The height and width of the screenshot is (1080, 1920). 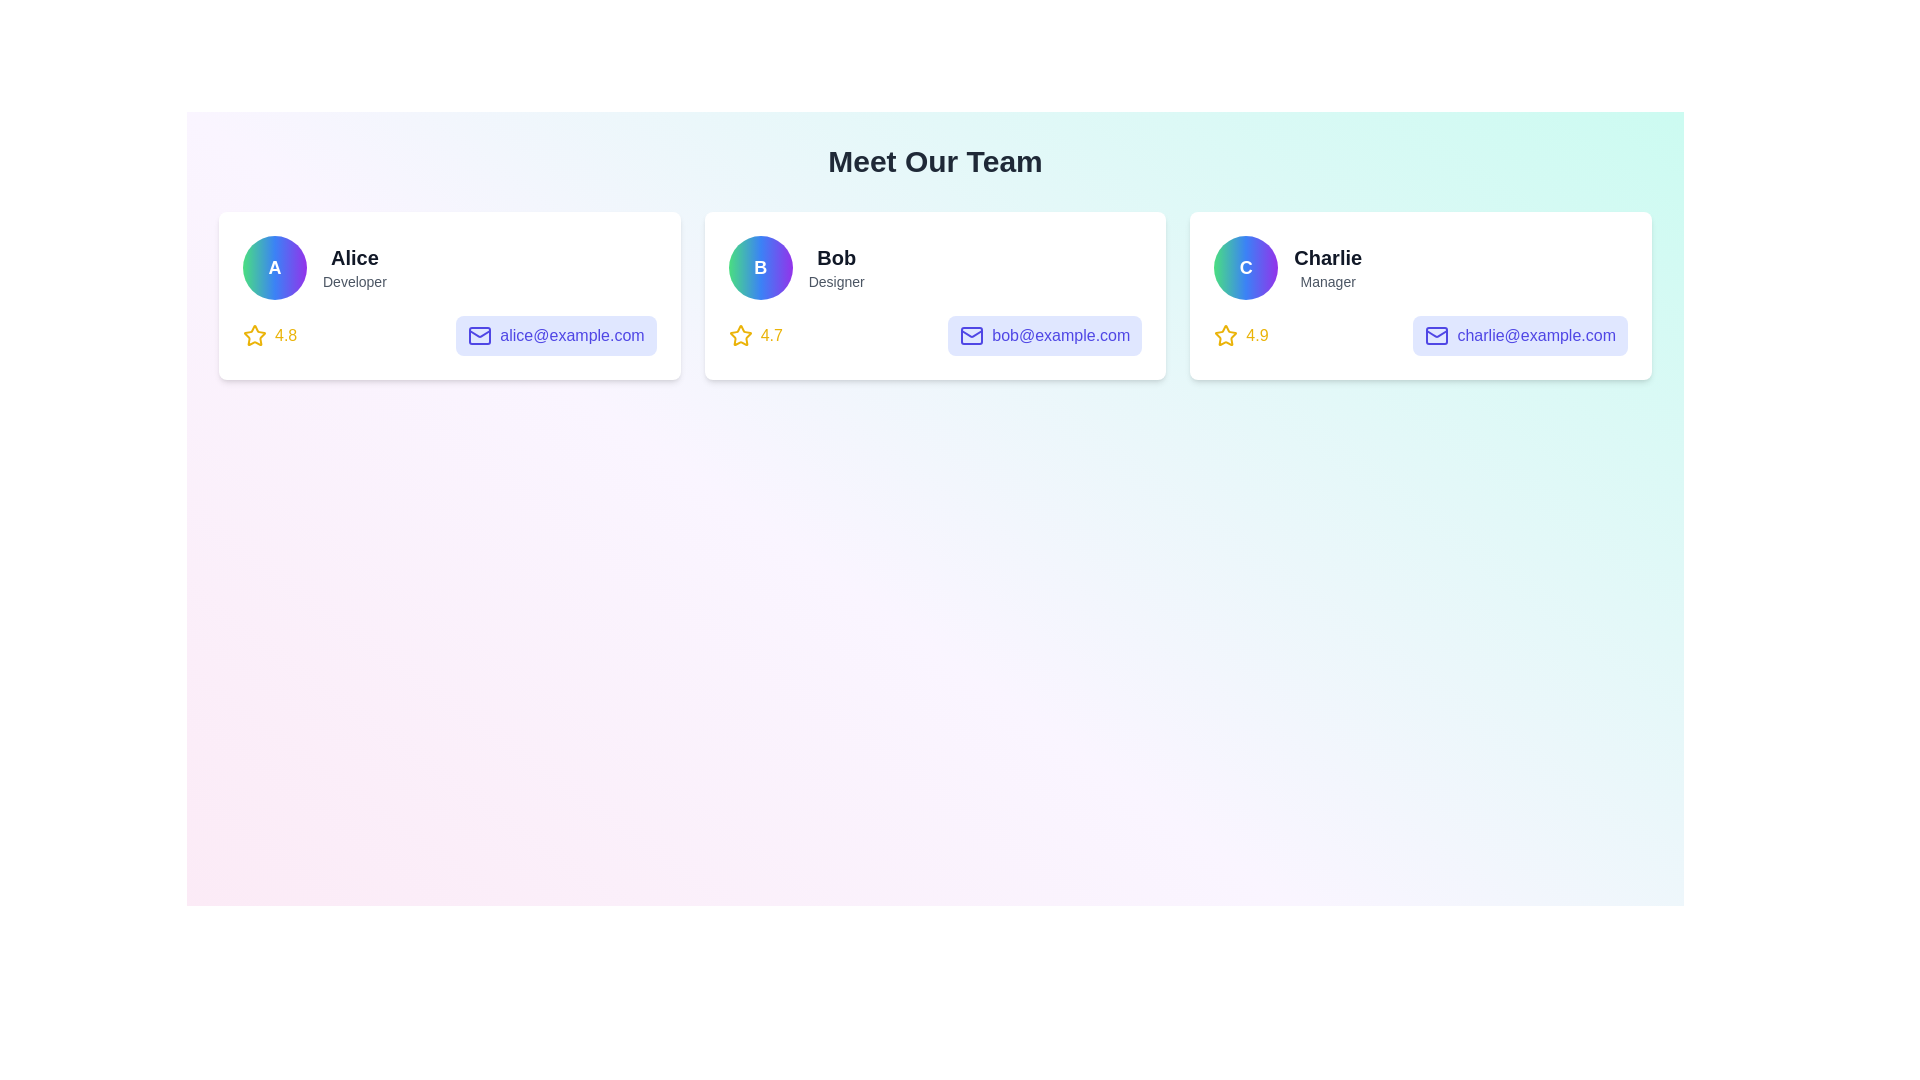 What do you see at coordinates (1328, 257) in the screenshot?
I see `bold text label displaying the name 'Charlie' located in the third card from the left in the 'Meet Our Team' section, above the text 'Manager' and adjacent to the circular profile representation with the letter 'C'` at bounding box center [1328, 257].